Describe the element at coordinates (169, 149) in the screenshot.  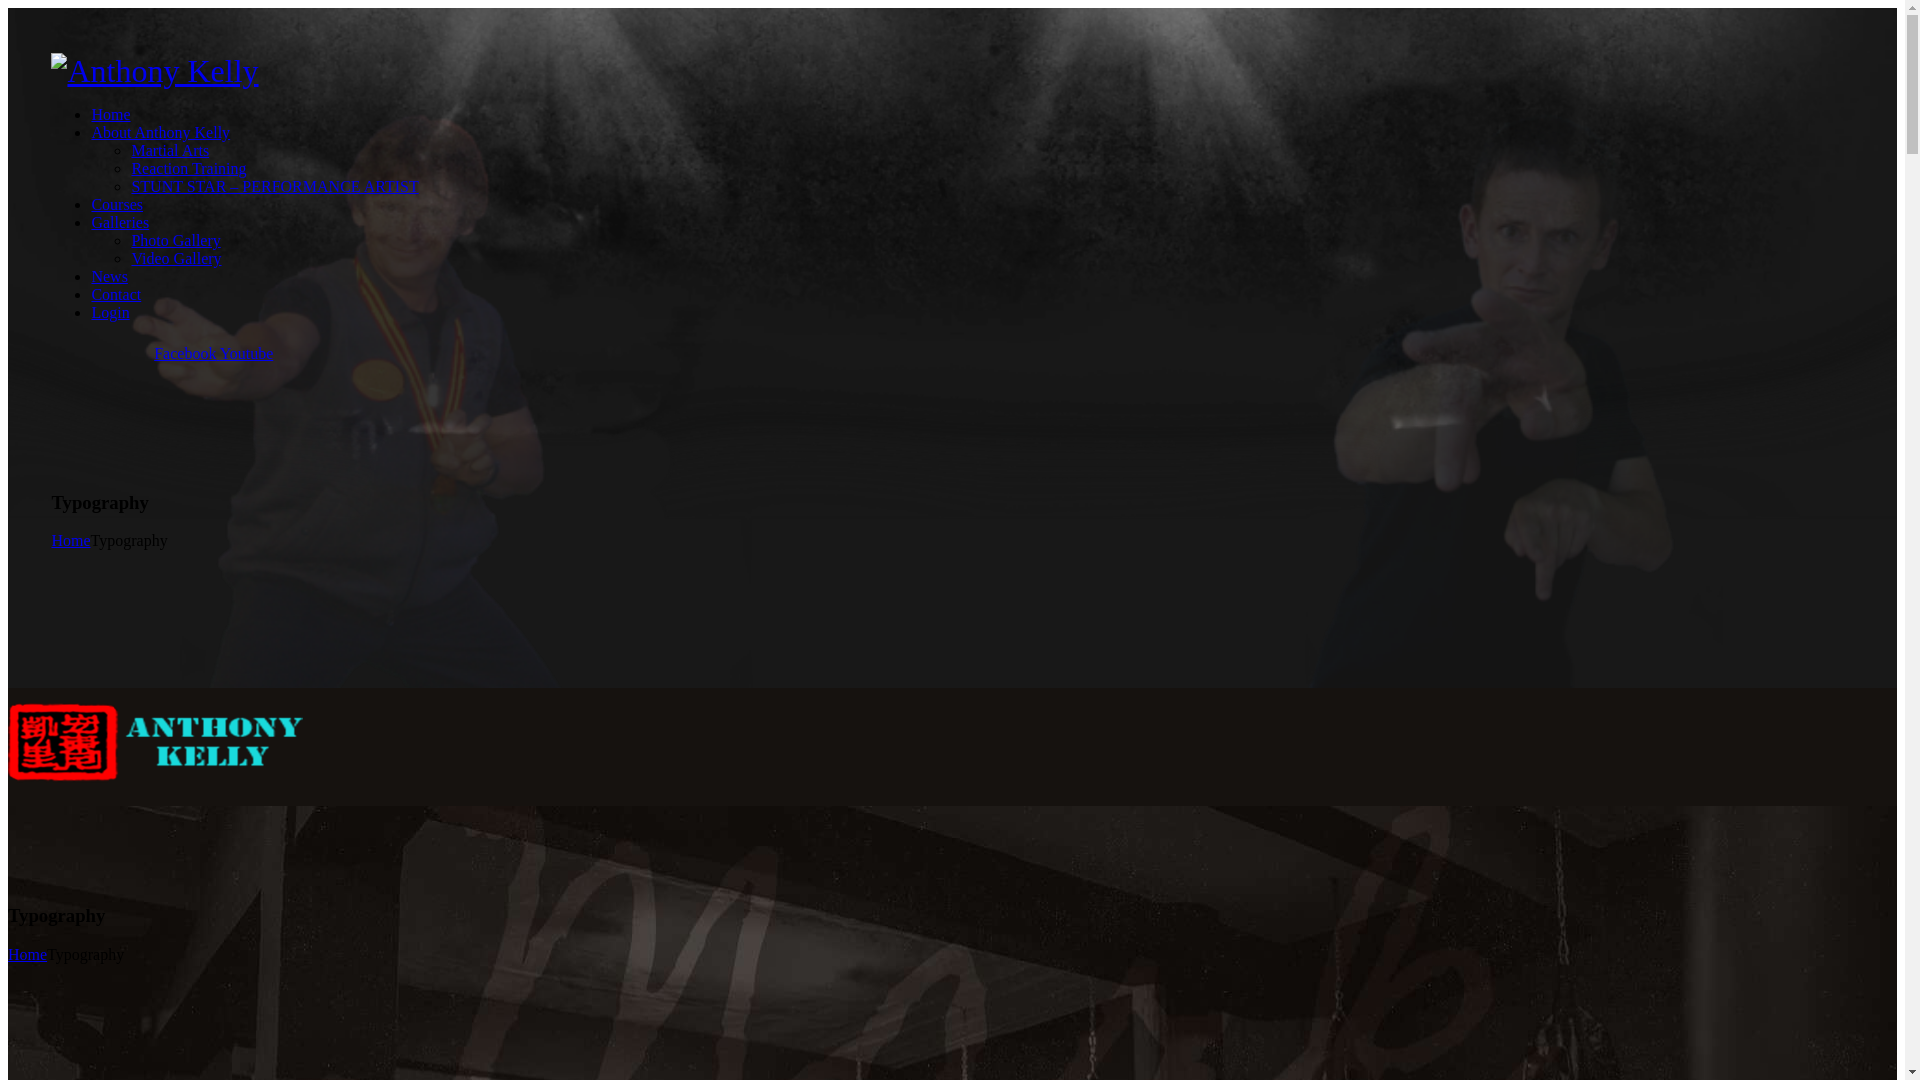
I see `'Martial Arts'` at that location.